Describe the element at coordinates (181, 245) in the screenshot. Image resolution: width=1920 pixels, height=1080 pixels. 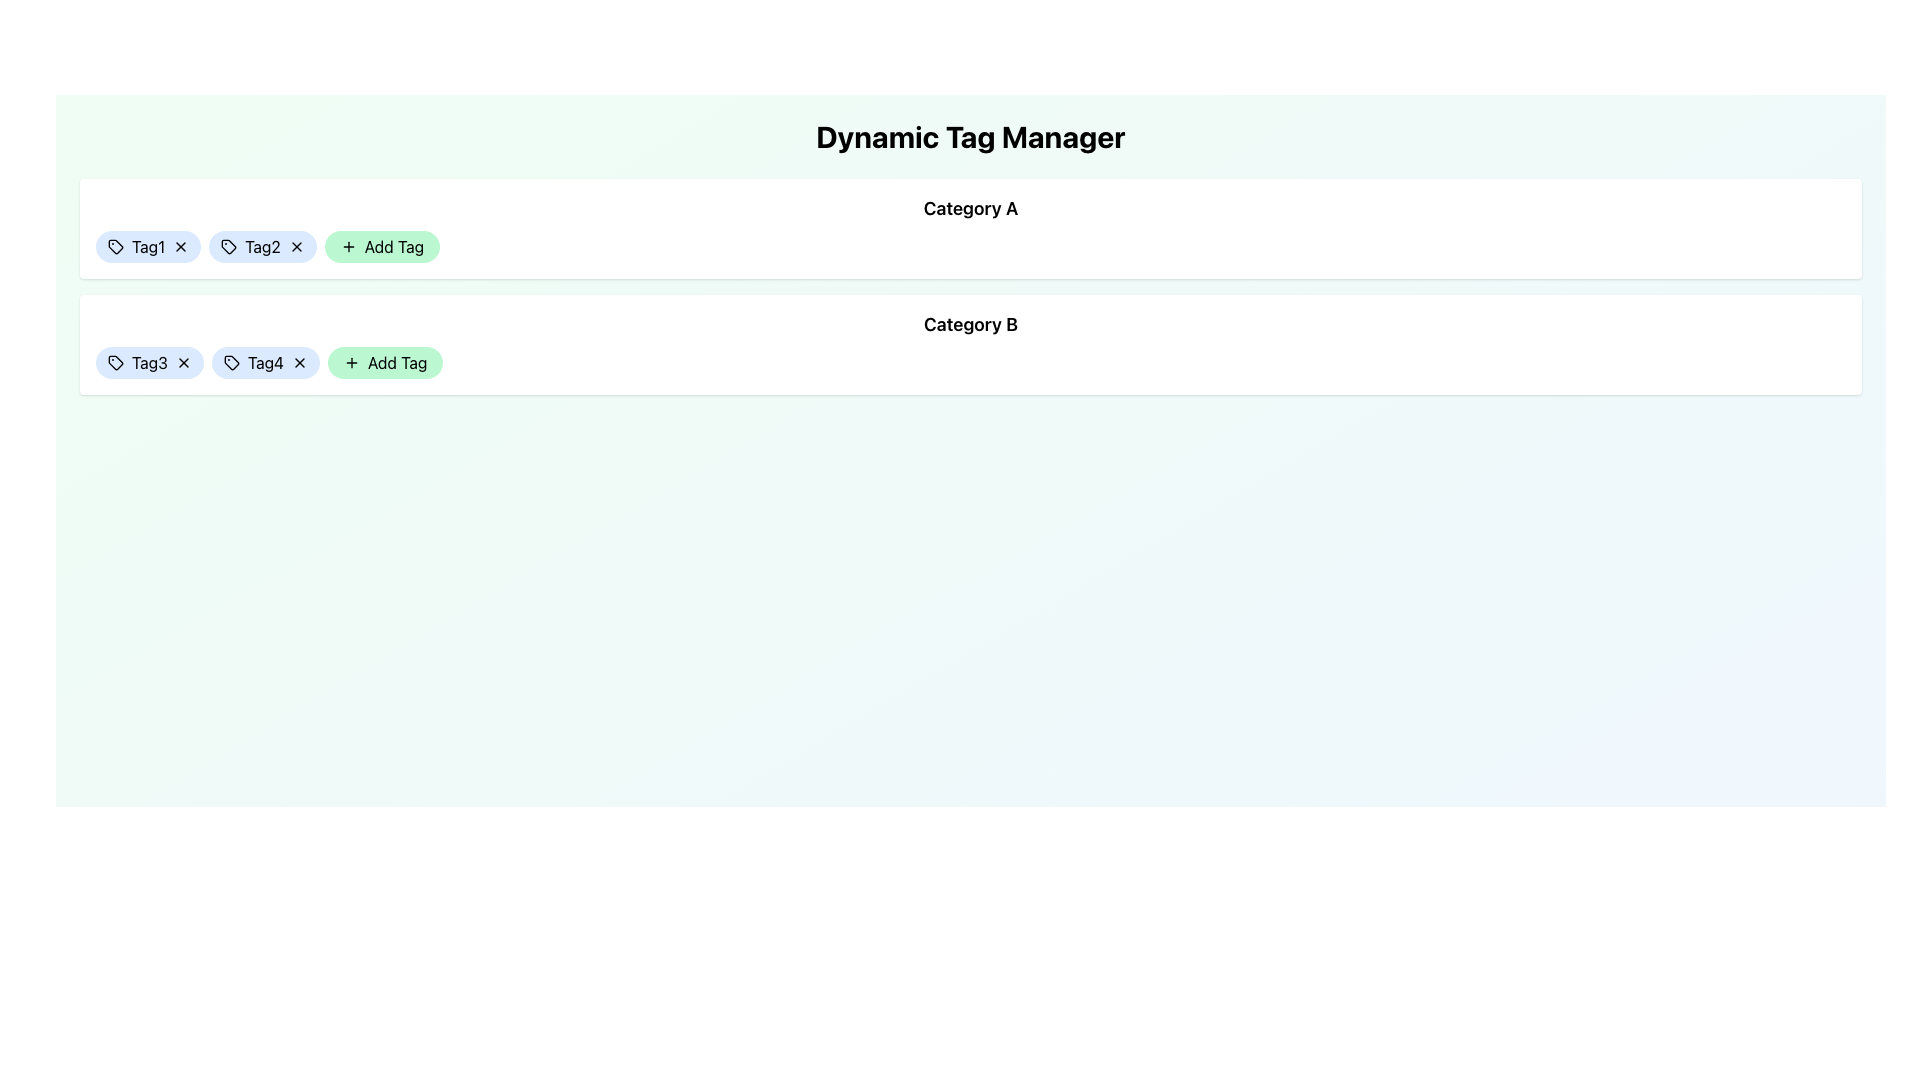
I see `the close button represented by an 'X' icon located to the right of the text 'Tag1' within the 'Tag1' group in the 'Category A' section` at that location.